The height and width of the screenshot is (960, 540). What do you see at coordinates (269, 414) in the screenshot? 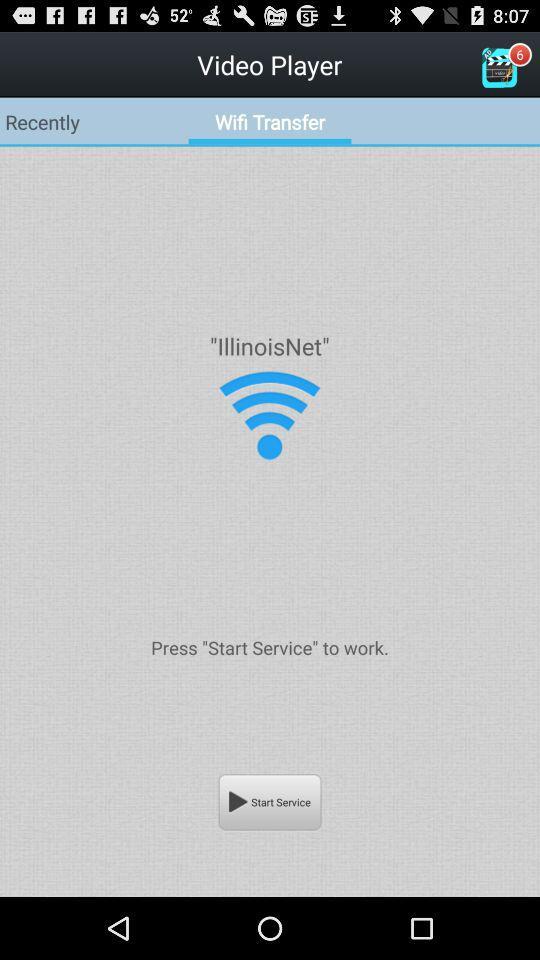
I see `the icon below the "illinoisnet"` at bounding box center [269, 414].